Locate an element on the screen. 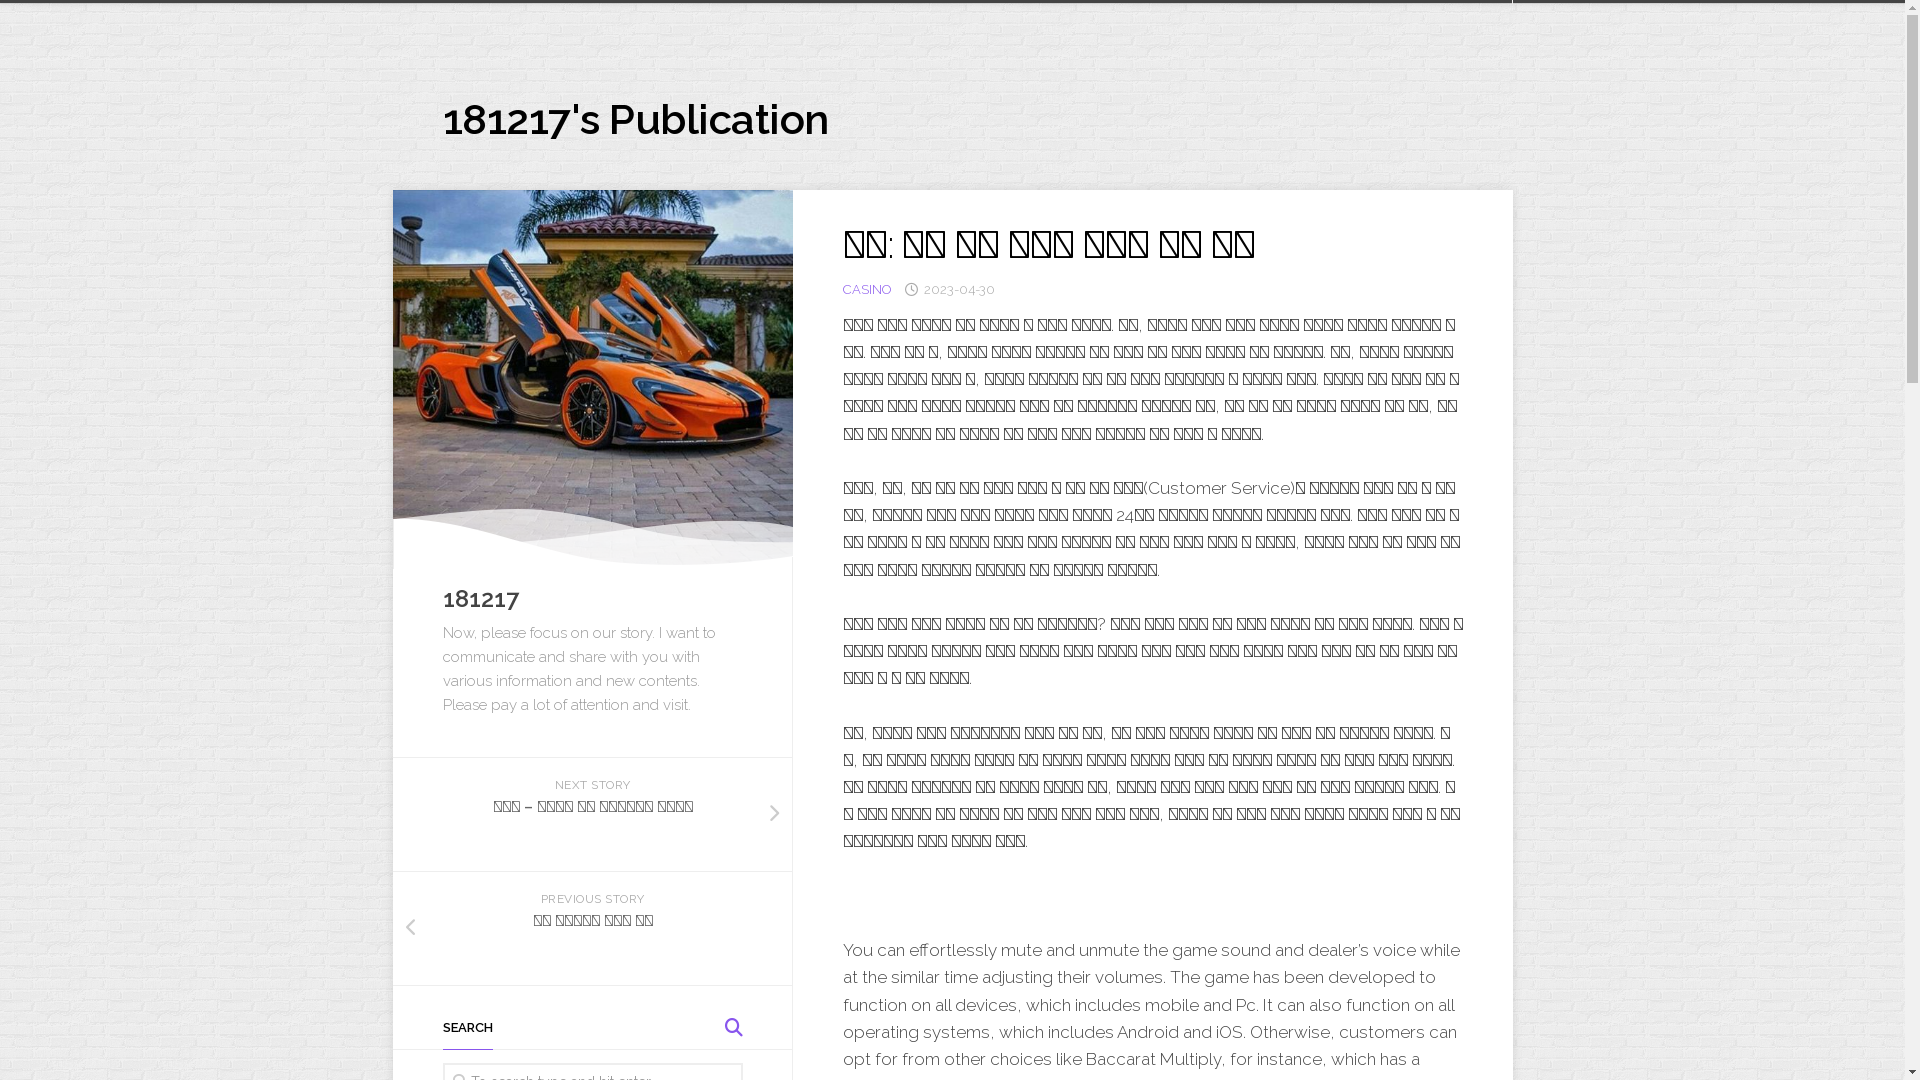 The width and height of the screenshot is (1920, 1080). '181217's Publication' is located at coordinates (633, 119).